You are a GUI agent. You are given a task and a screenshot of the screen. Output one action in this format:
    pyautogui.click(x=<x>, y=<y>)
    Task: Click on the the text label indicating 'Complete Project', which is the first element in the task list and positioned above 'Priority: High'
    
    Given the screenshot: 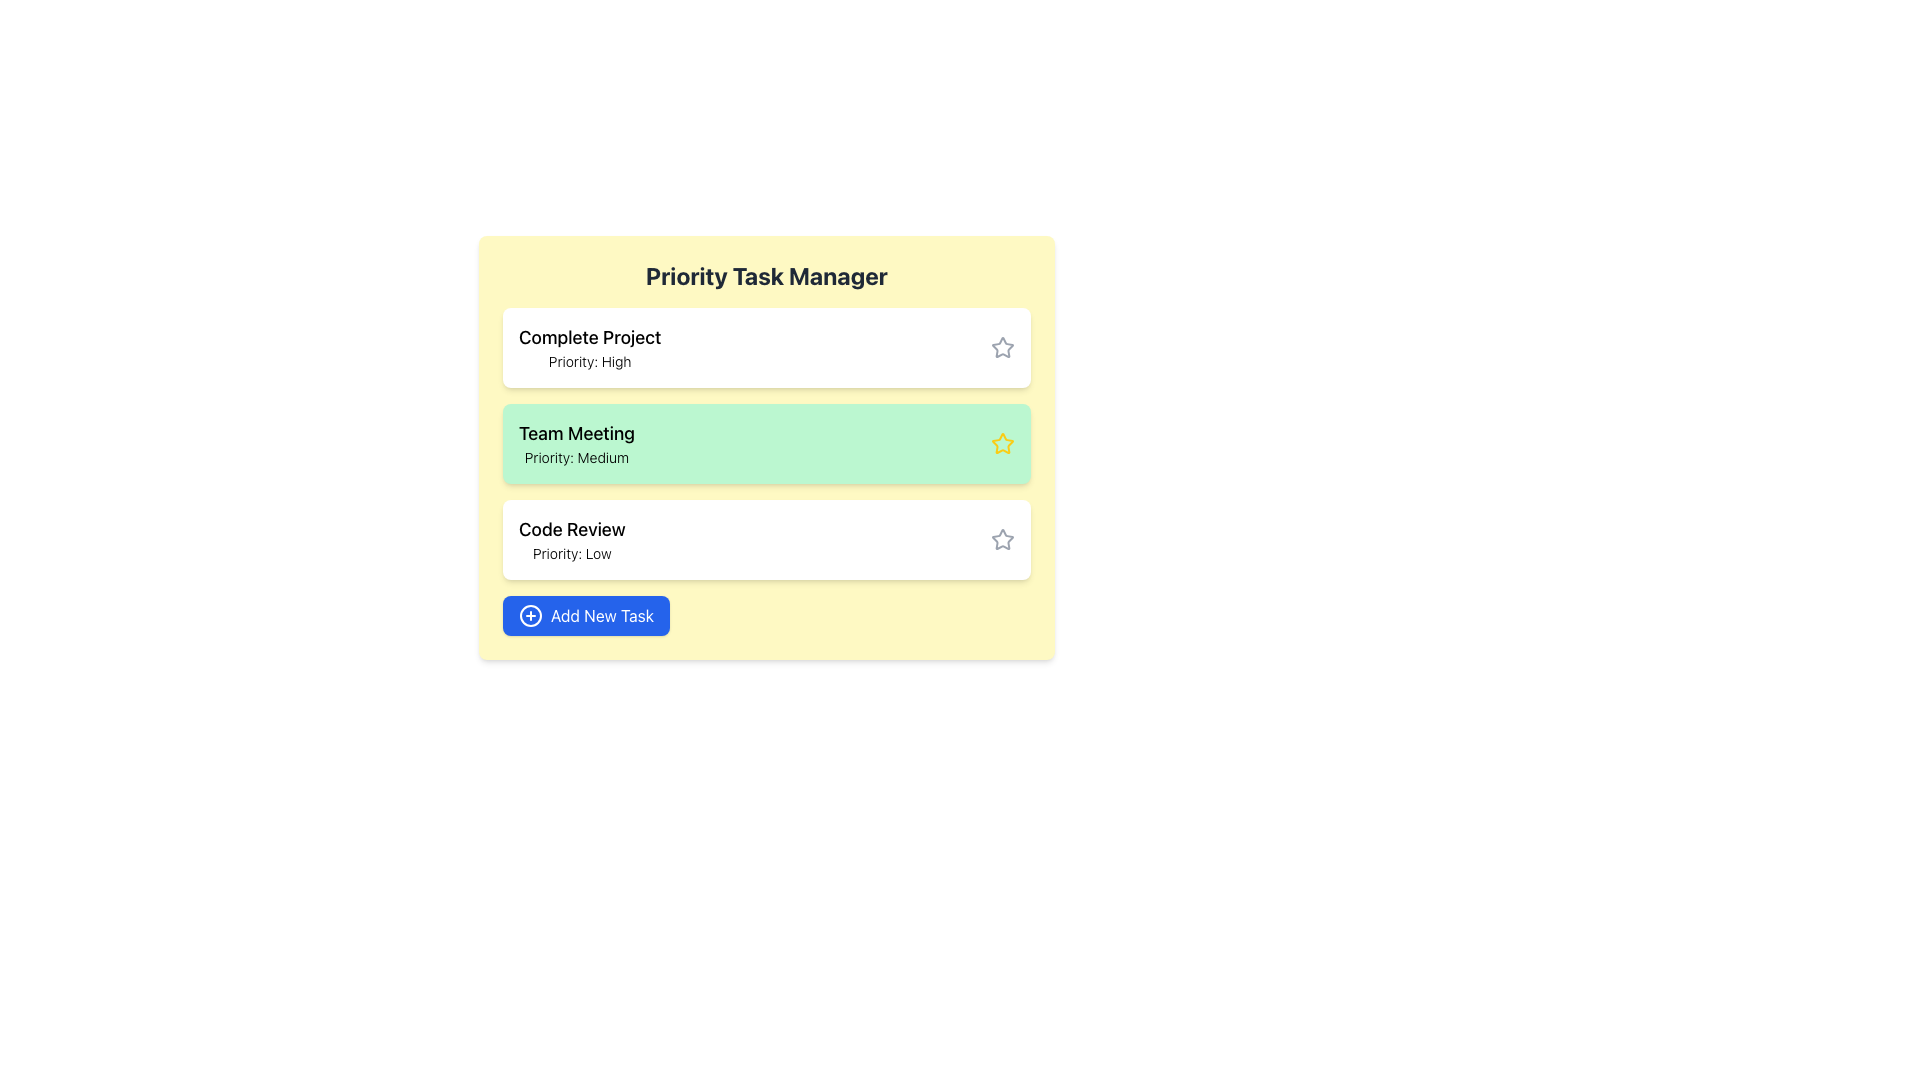 What is the action you would take?
    pyautogui.click(x=589, y=337)
    